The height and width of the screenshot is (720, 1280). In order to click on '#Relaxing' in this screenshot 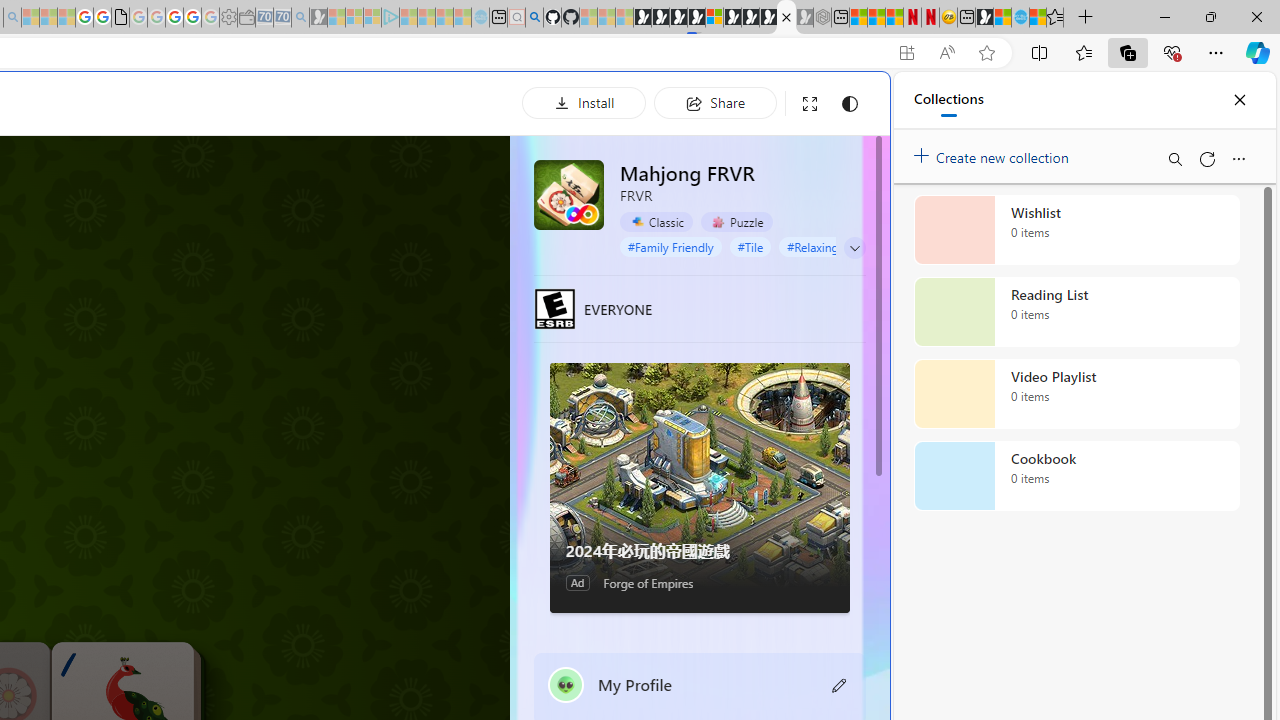, I will do `click(813, 245)`.